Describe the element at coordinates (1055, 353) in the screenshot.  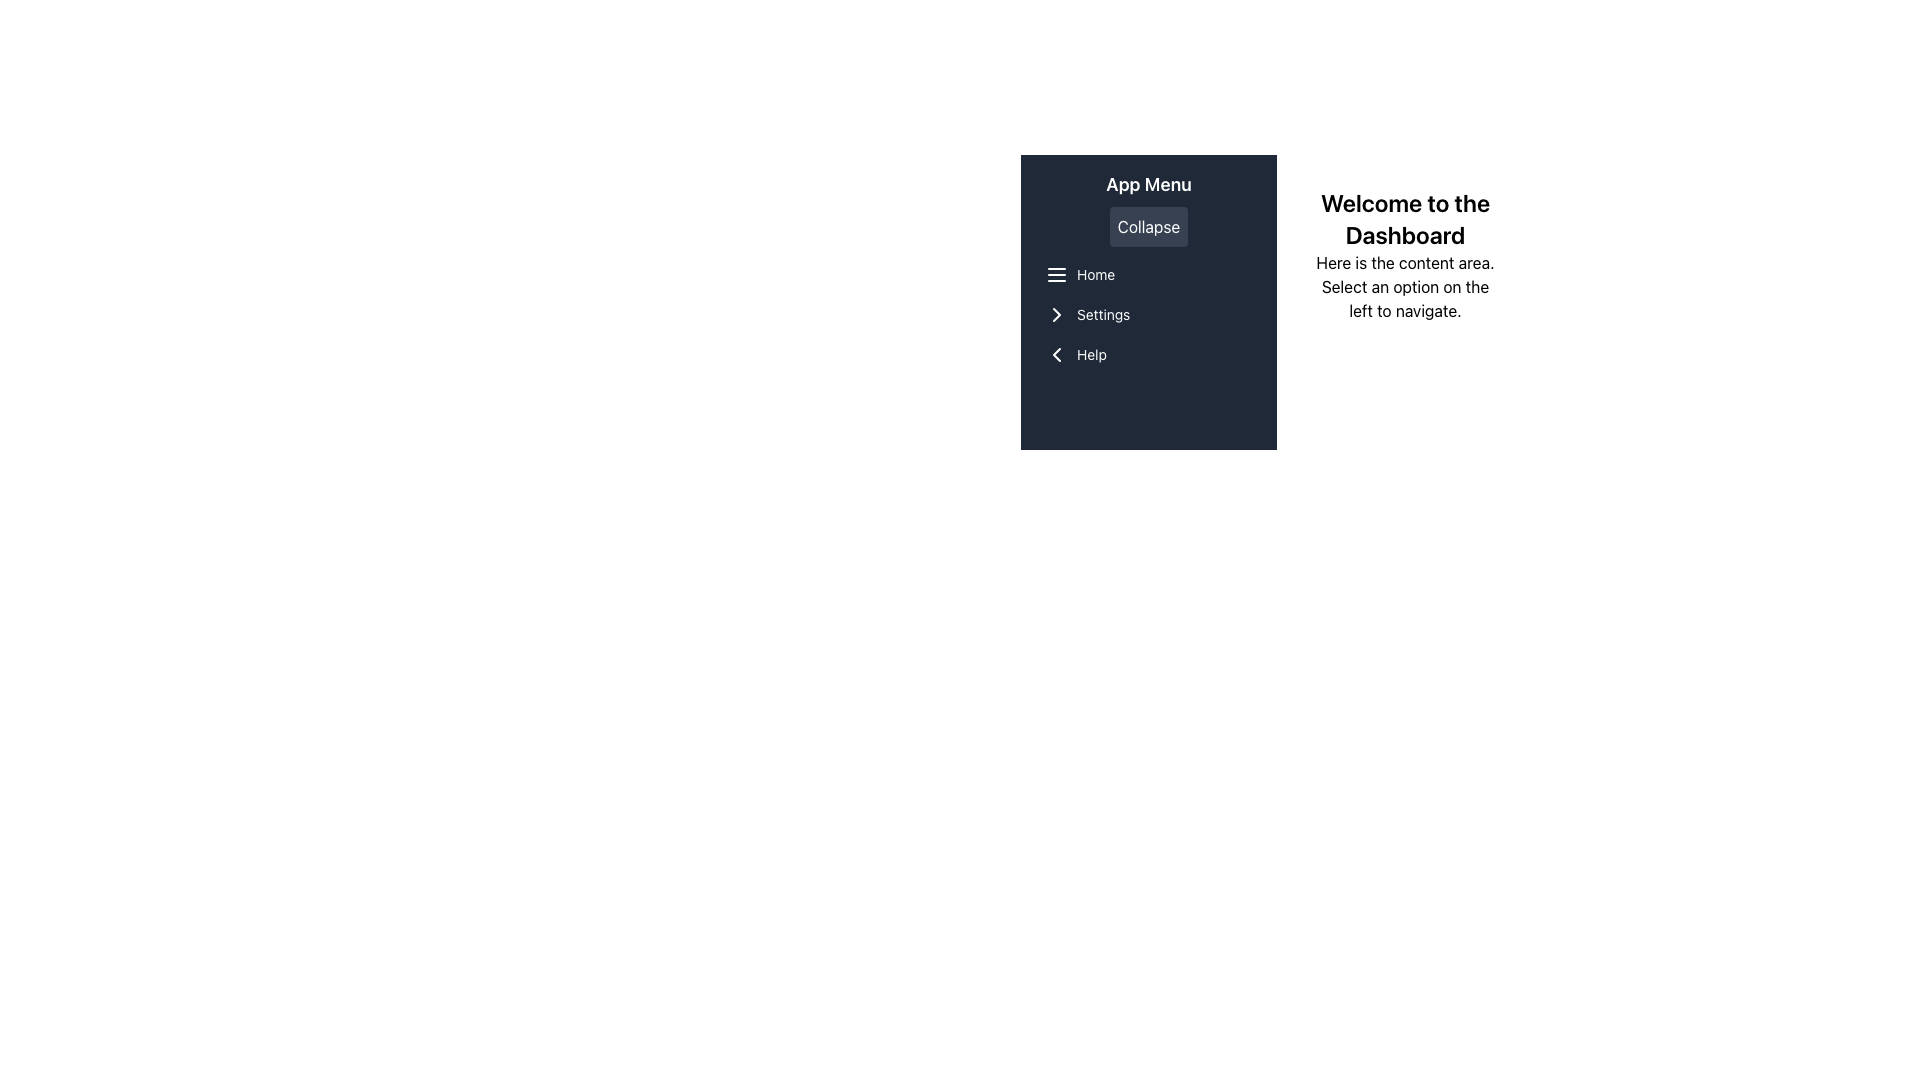
I see `the left-pointing chevron icon in the sidebar navigation menu to interact with the navigation functionality` at that location.